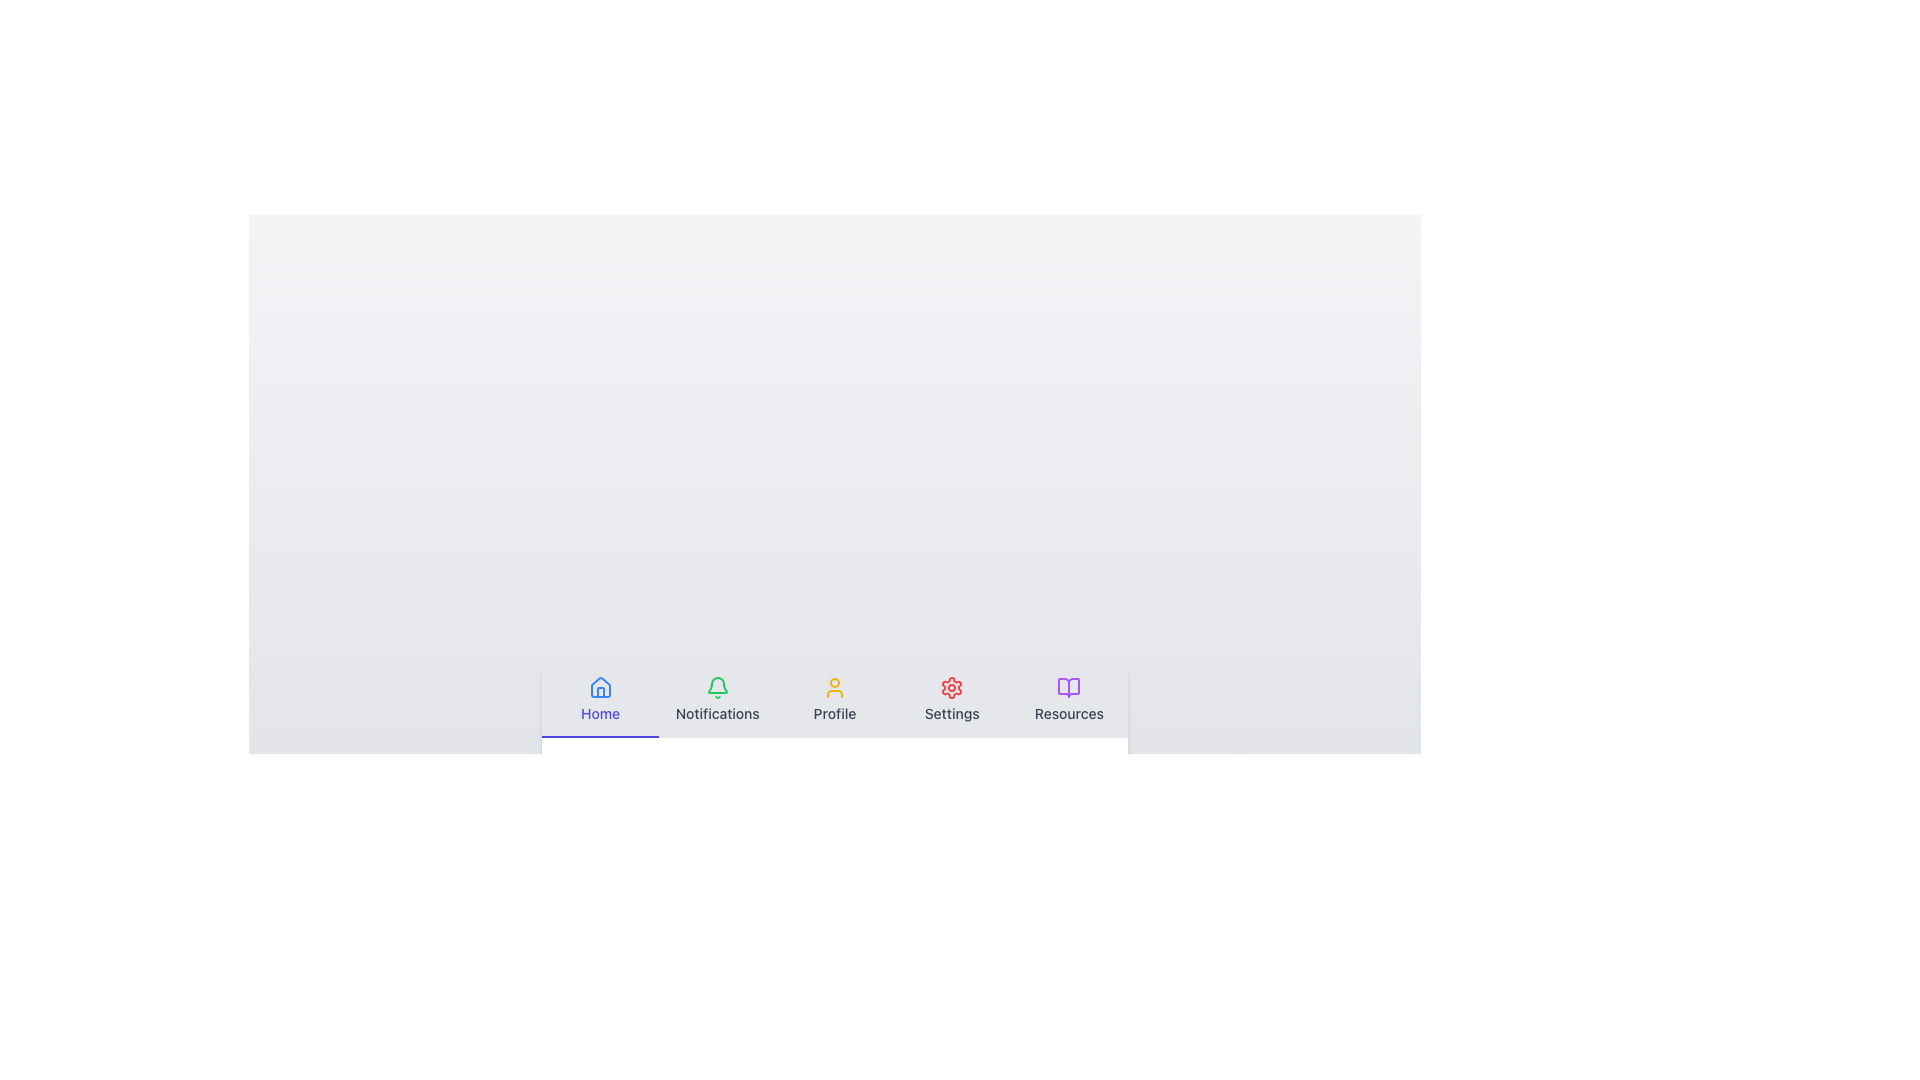 The height and width of the screenshot is (1080, 1920). Describe the element at coordinates (835, 698) in the screenshot. I see `the 'Profile' button, which features a yellow user outline icon above a text label` at that location.